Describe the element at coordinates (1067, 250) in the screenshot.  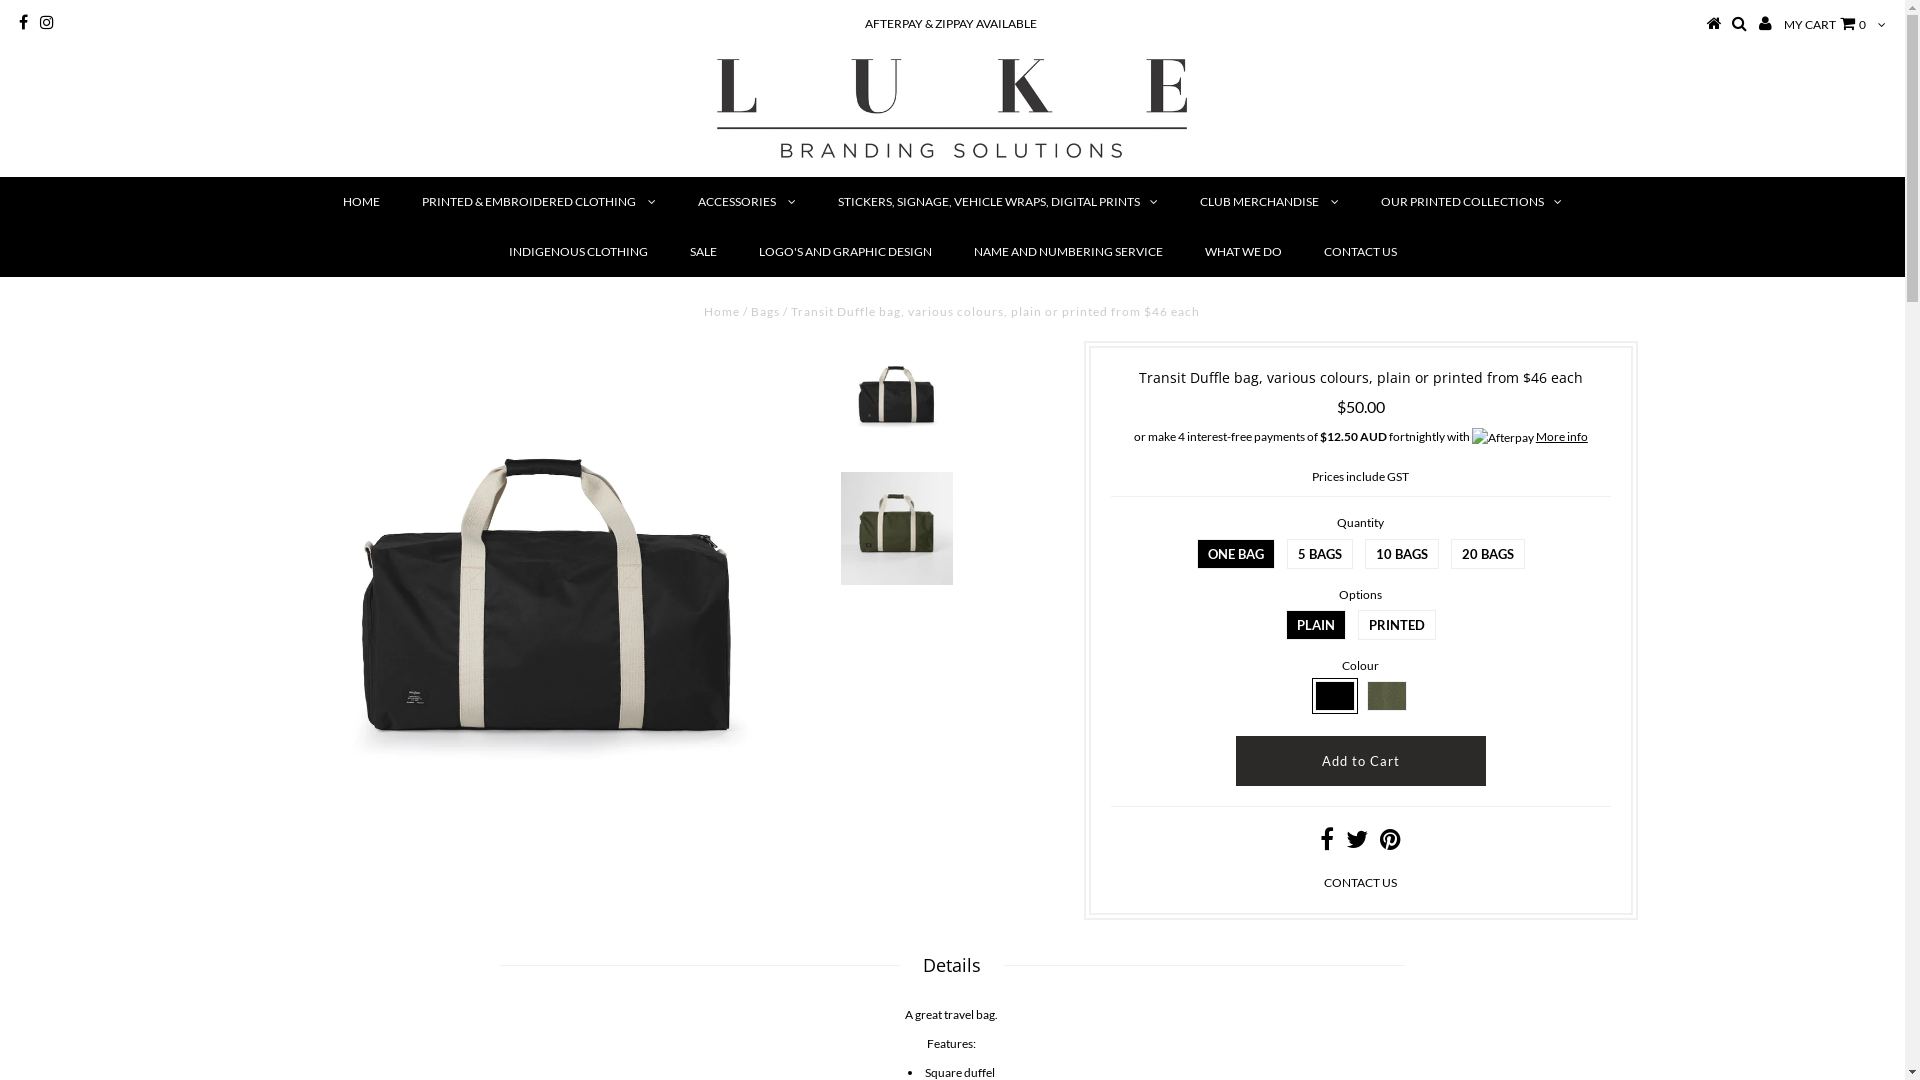
I see `'NAME AND NUMBERING SERVICE'` at that location.